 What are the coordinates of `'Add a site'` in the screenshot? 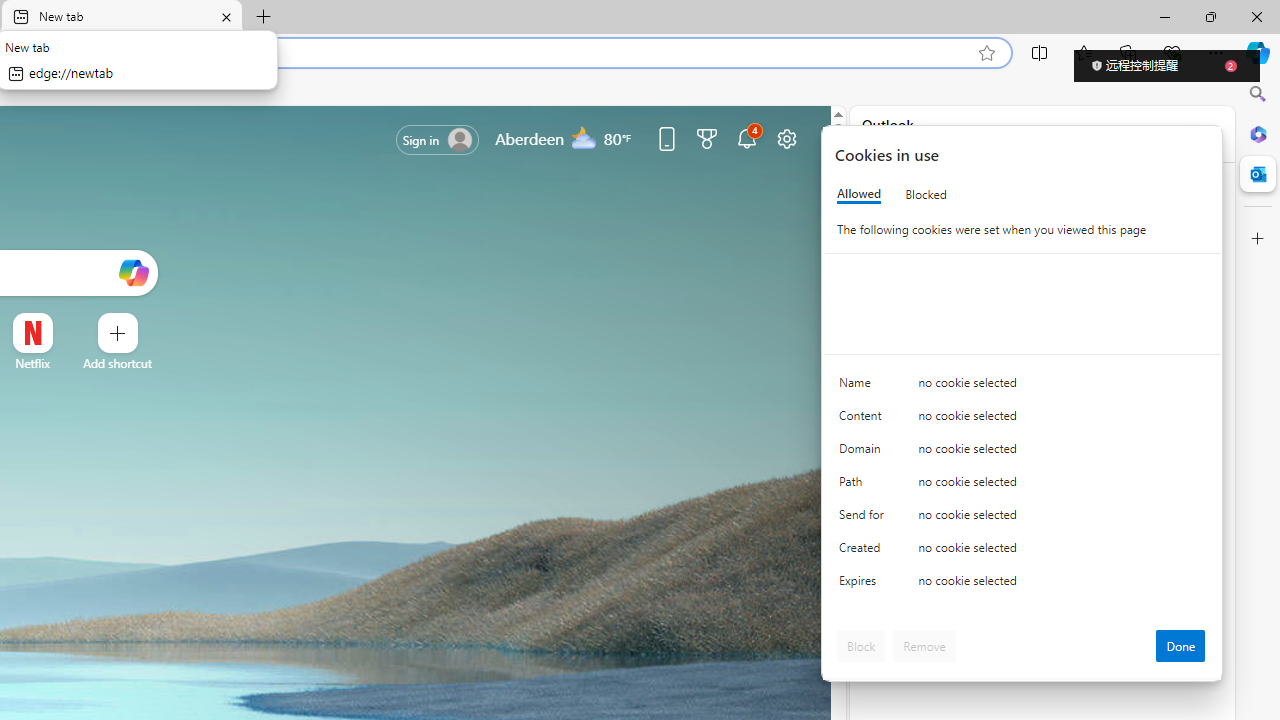 It's located at (116, 363).